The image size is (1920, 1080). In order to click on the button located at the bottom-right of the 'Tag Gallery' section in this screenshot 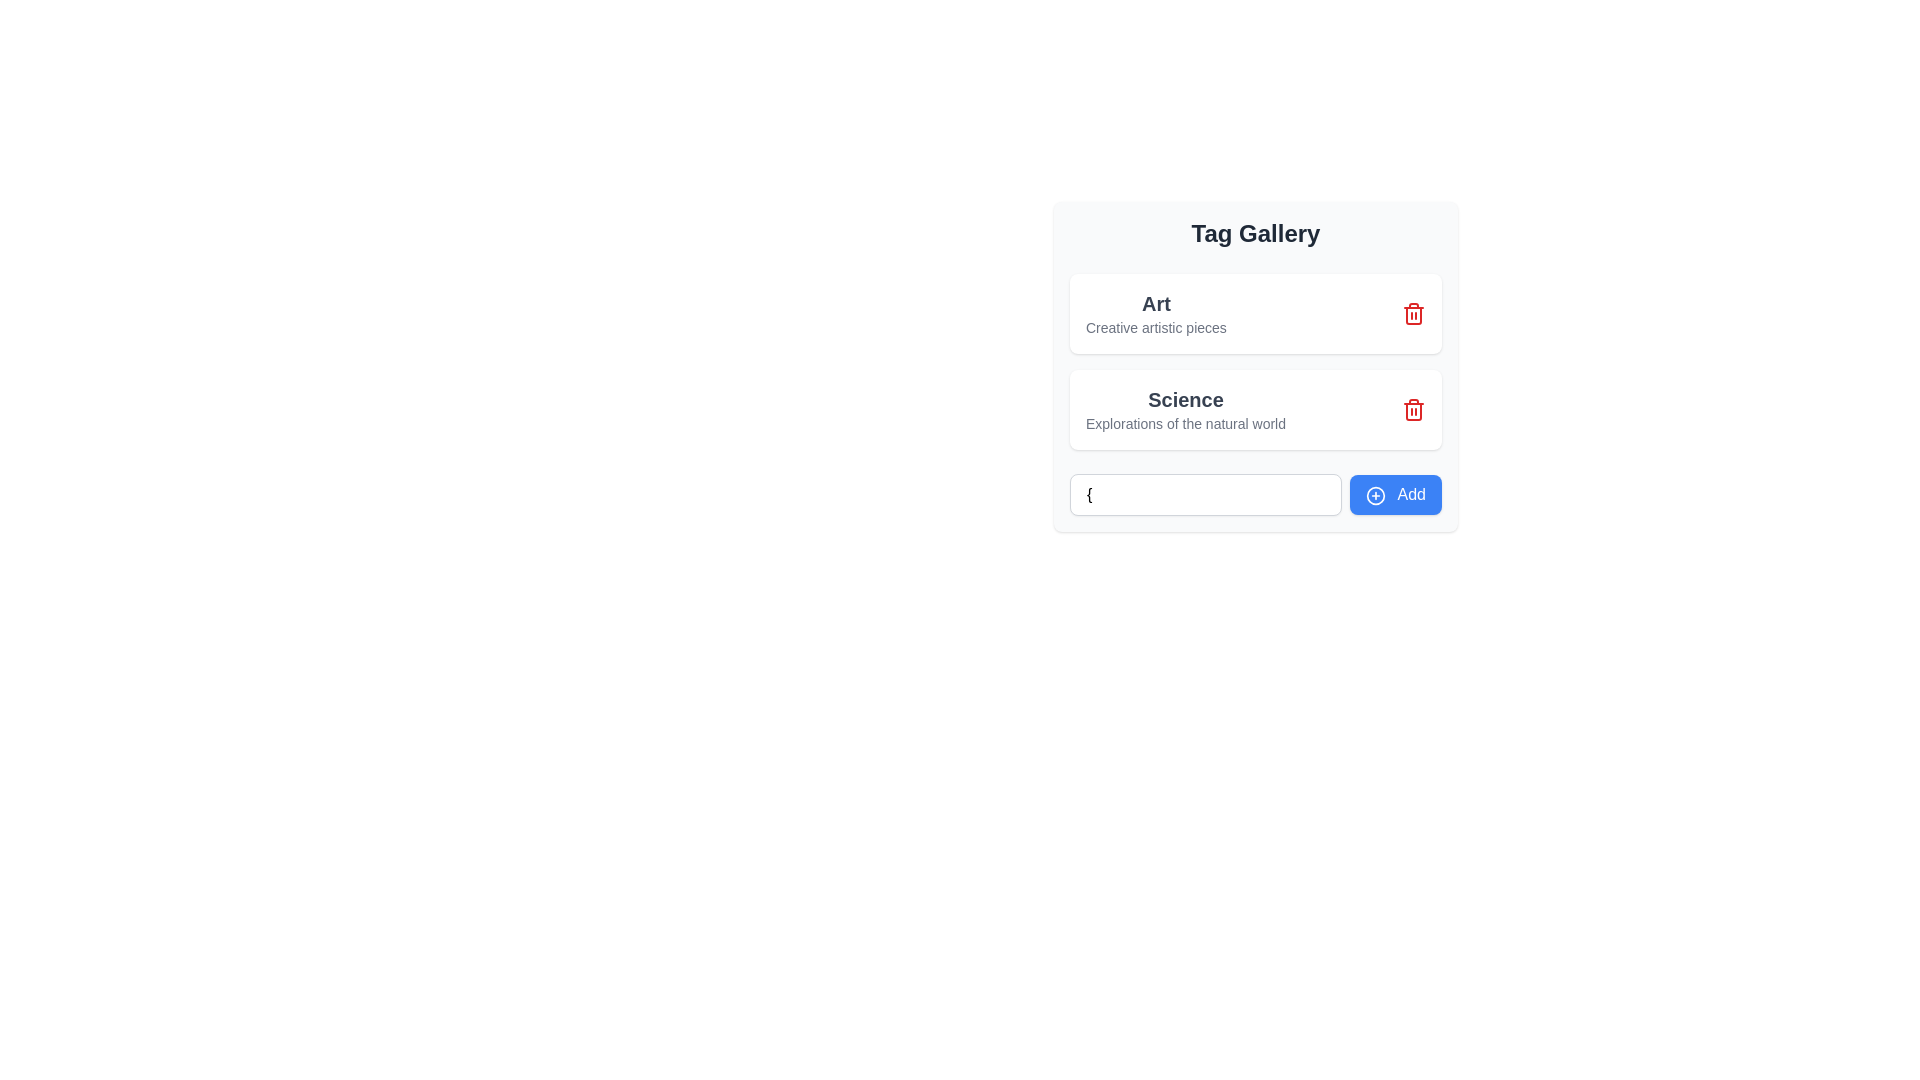, I will do `click(1395, 494)`.